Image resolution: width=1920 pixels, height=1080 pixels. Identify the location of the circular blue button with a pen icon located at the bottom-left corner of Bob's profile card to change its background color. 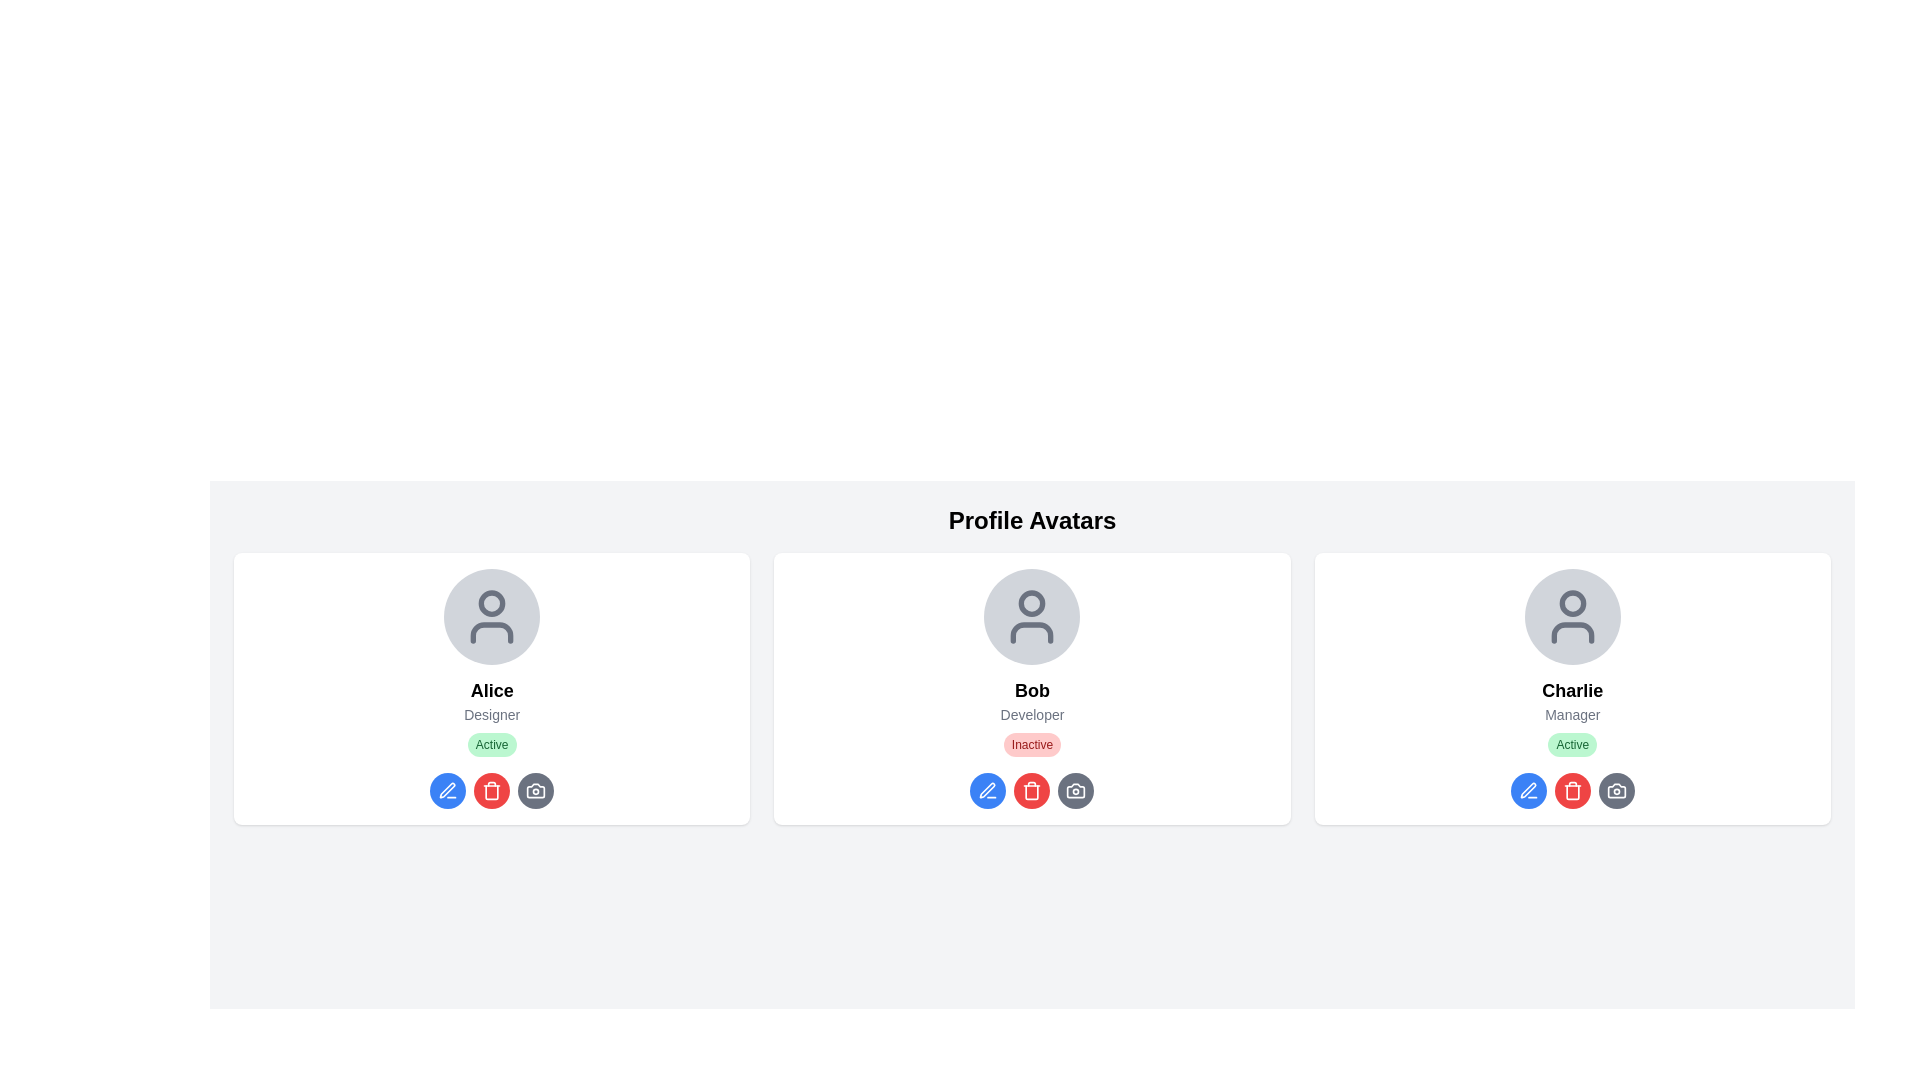
(988, 789).